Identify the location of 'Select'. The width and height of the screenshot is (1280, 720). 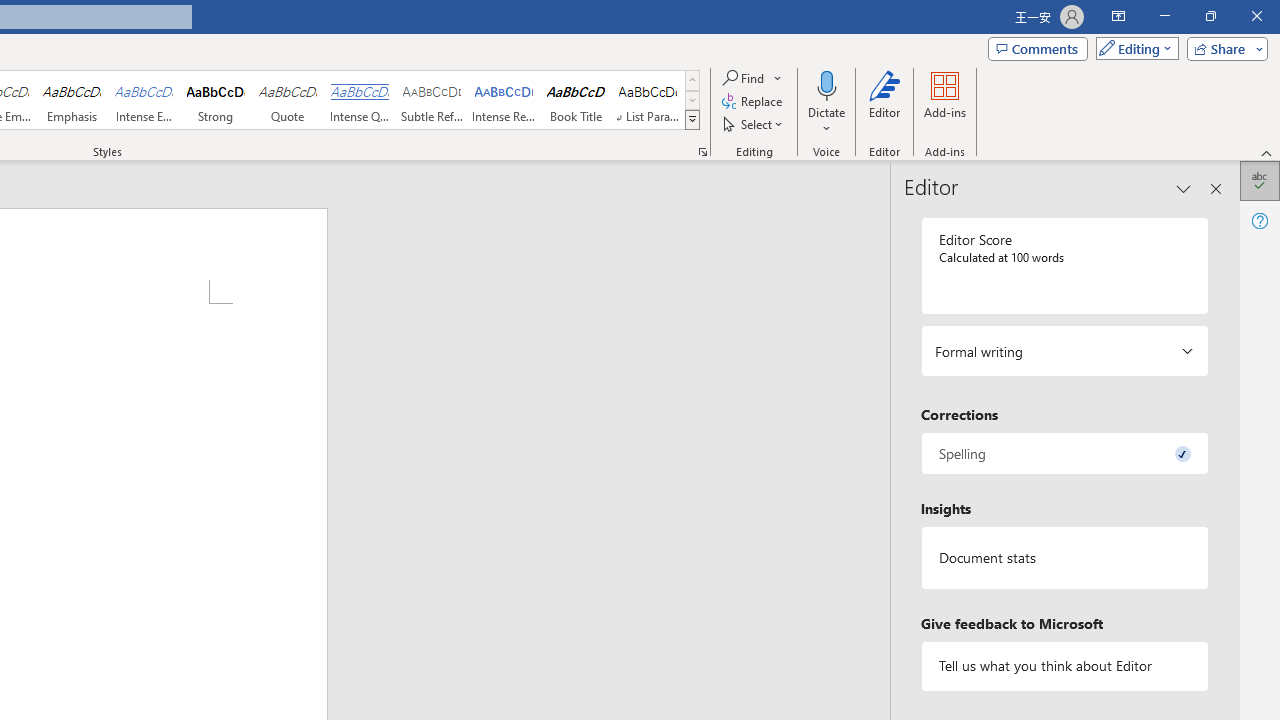
(753, 124).